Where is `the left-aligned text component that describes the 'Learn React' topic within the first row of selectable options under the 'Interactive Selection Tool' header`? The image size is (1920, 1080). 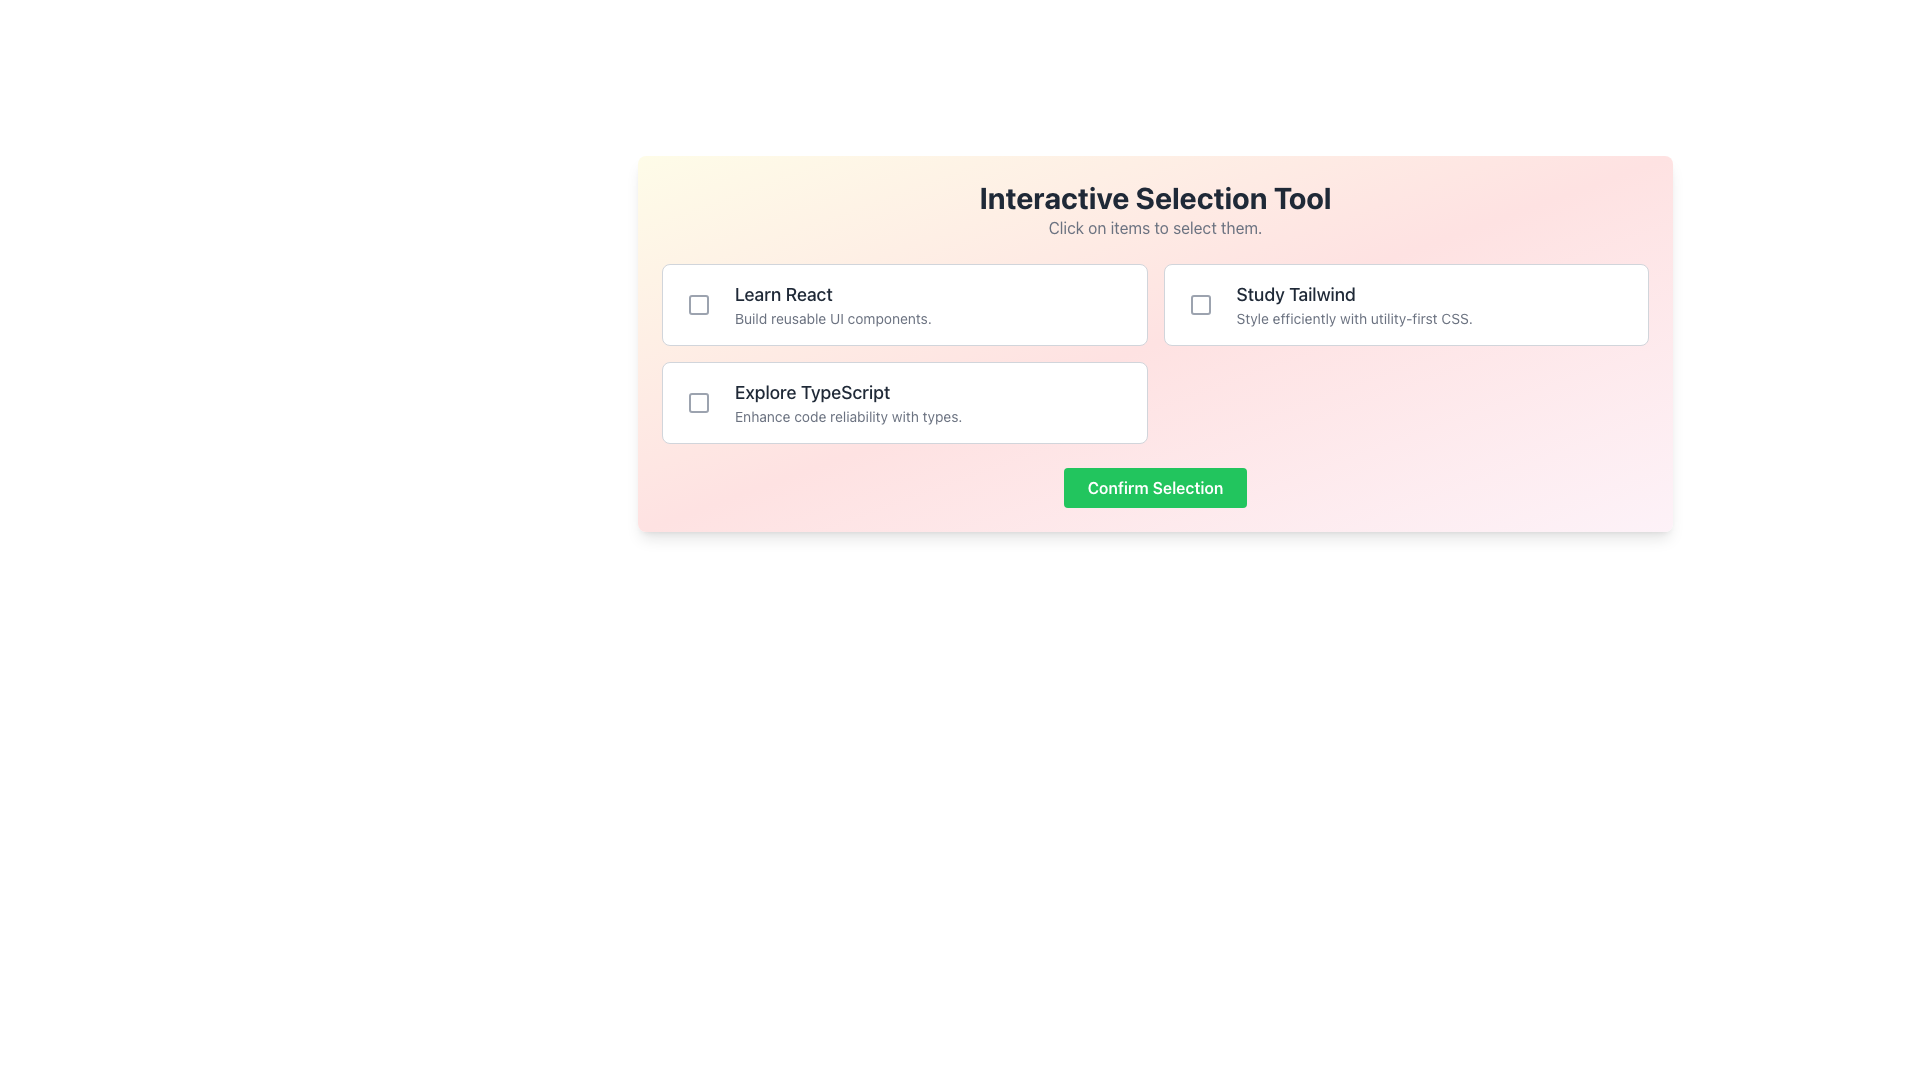
the left-aligned text component that describes the 'Learn React' topic within the first row of selectable options under the 'Interactive Selection Tool' header is located at coordinates (833, 304).